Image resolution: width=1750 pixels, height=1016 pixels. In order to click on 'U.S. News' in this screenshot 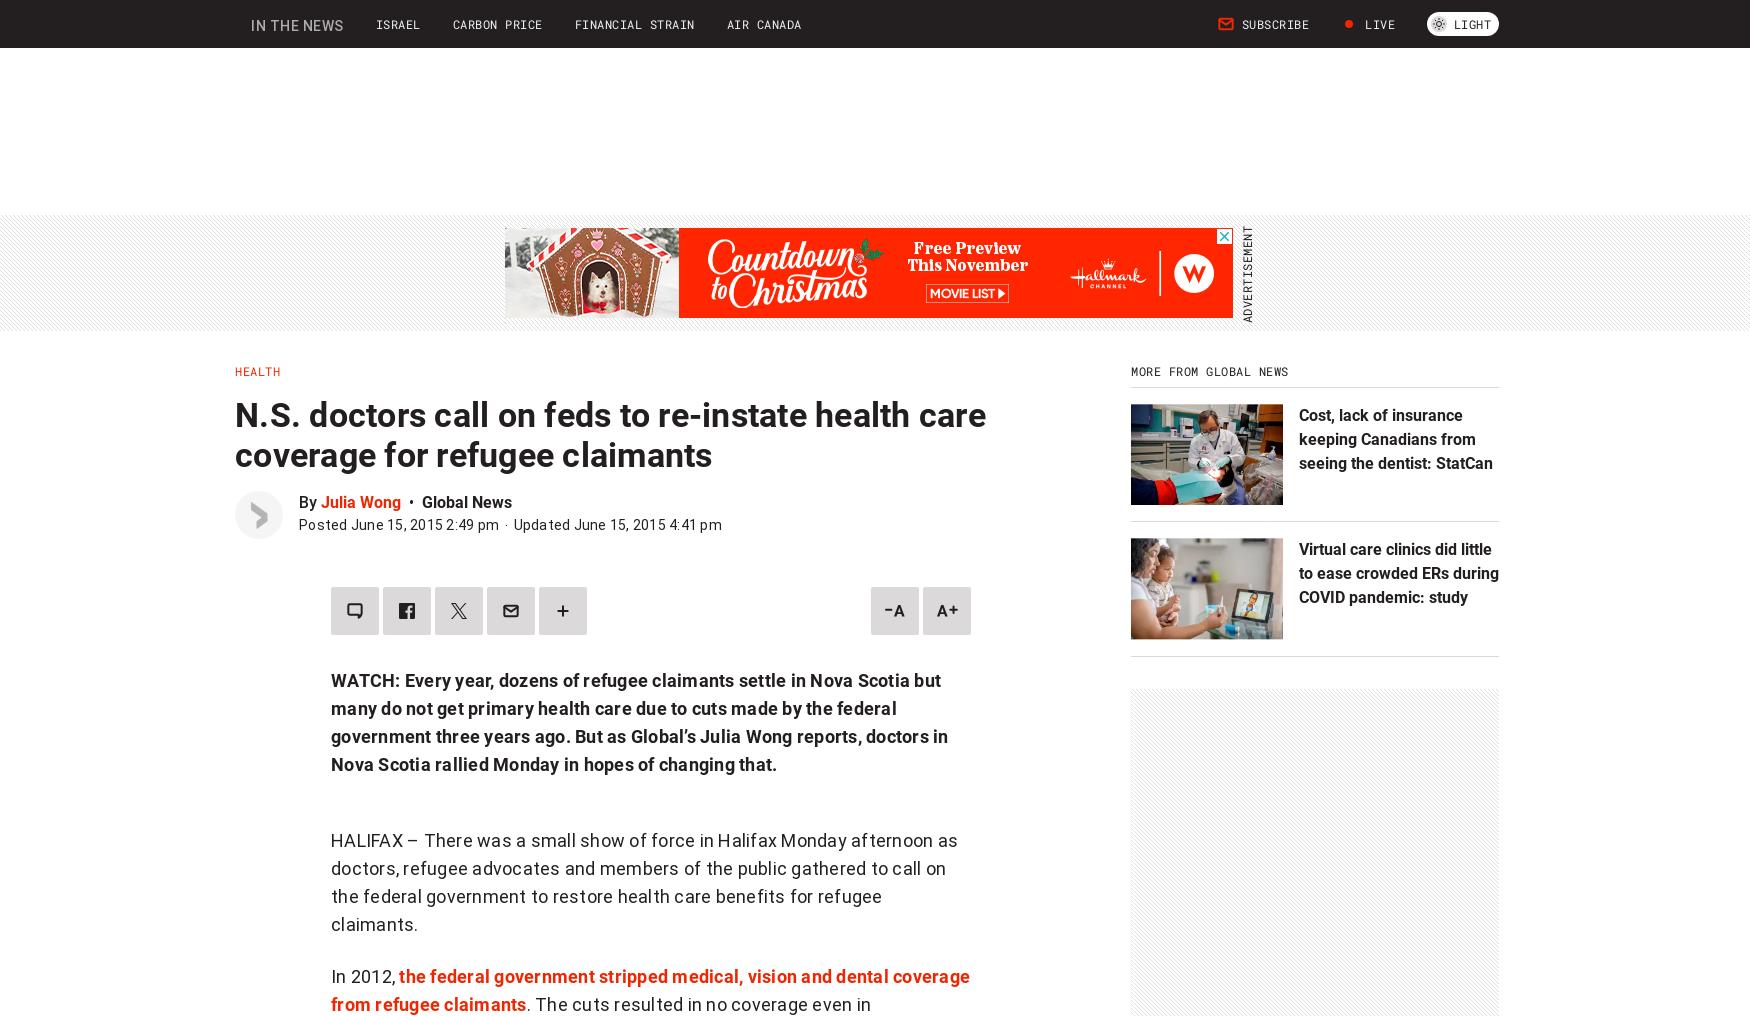, I will do `click(681, 33)`.